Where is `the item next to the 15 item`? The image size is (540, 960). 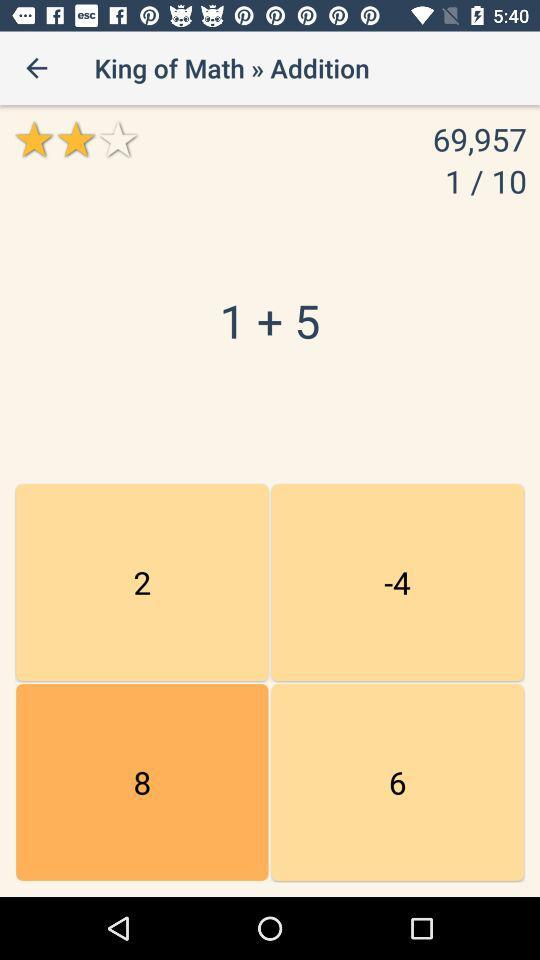 the item next to the 15 item is located at coordinates (397, 782).